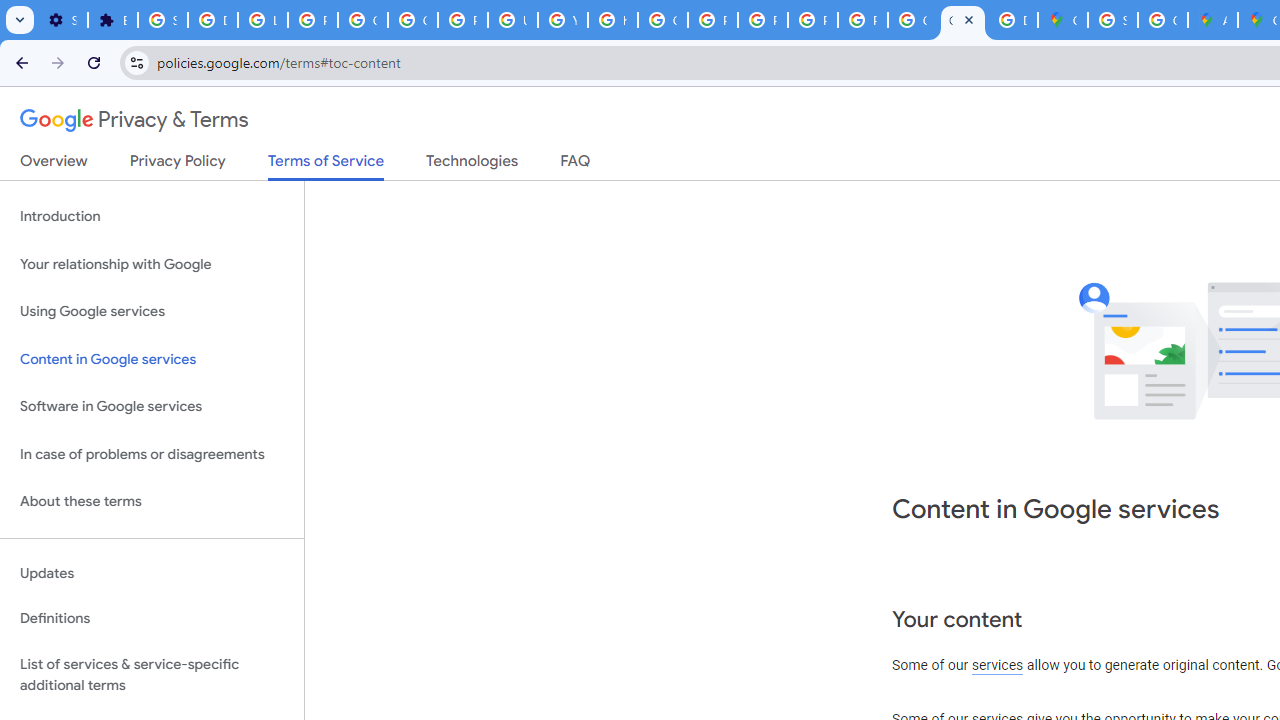 The height and width of the screenshot is (720, 1280). Describe the element at coordinates (151, 573) in the screenshot. I see `'Updates'` at that location.